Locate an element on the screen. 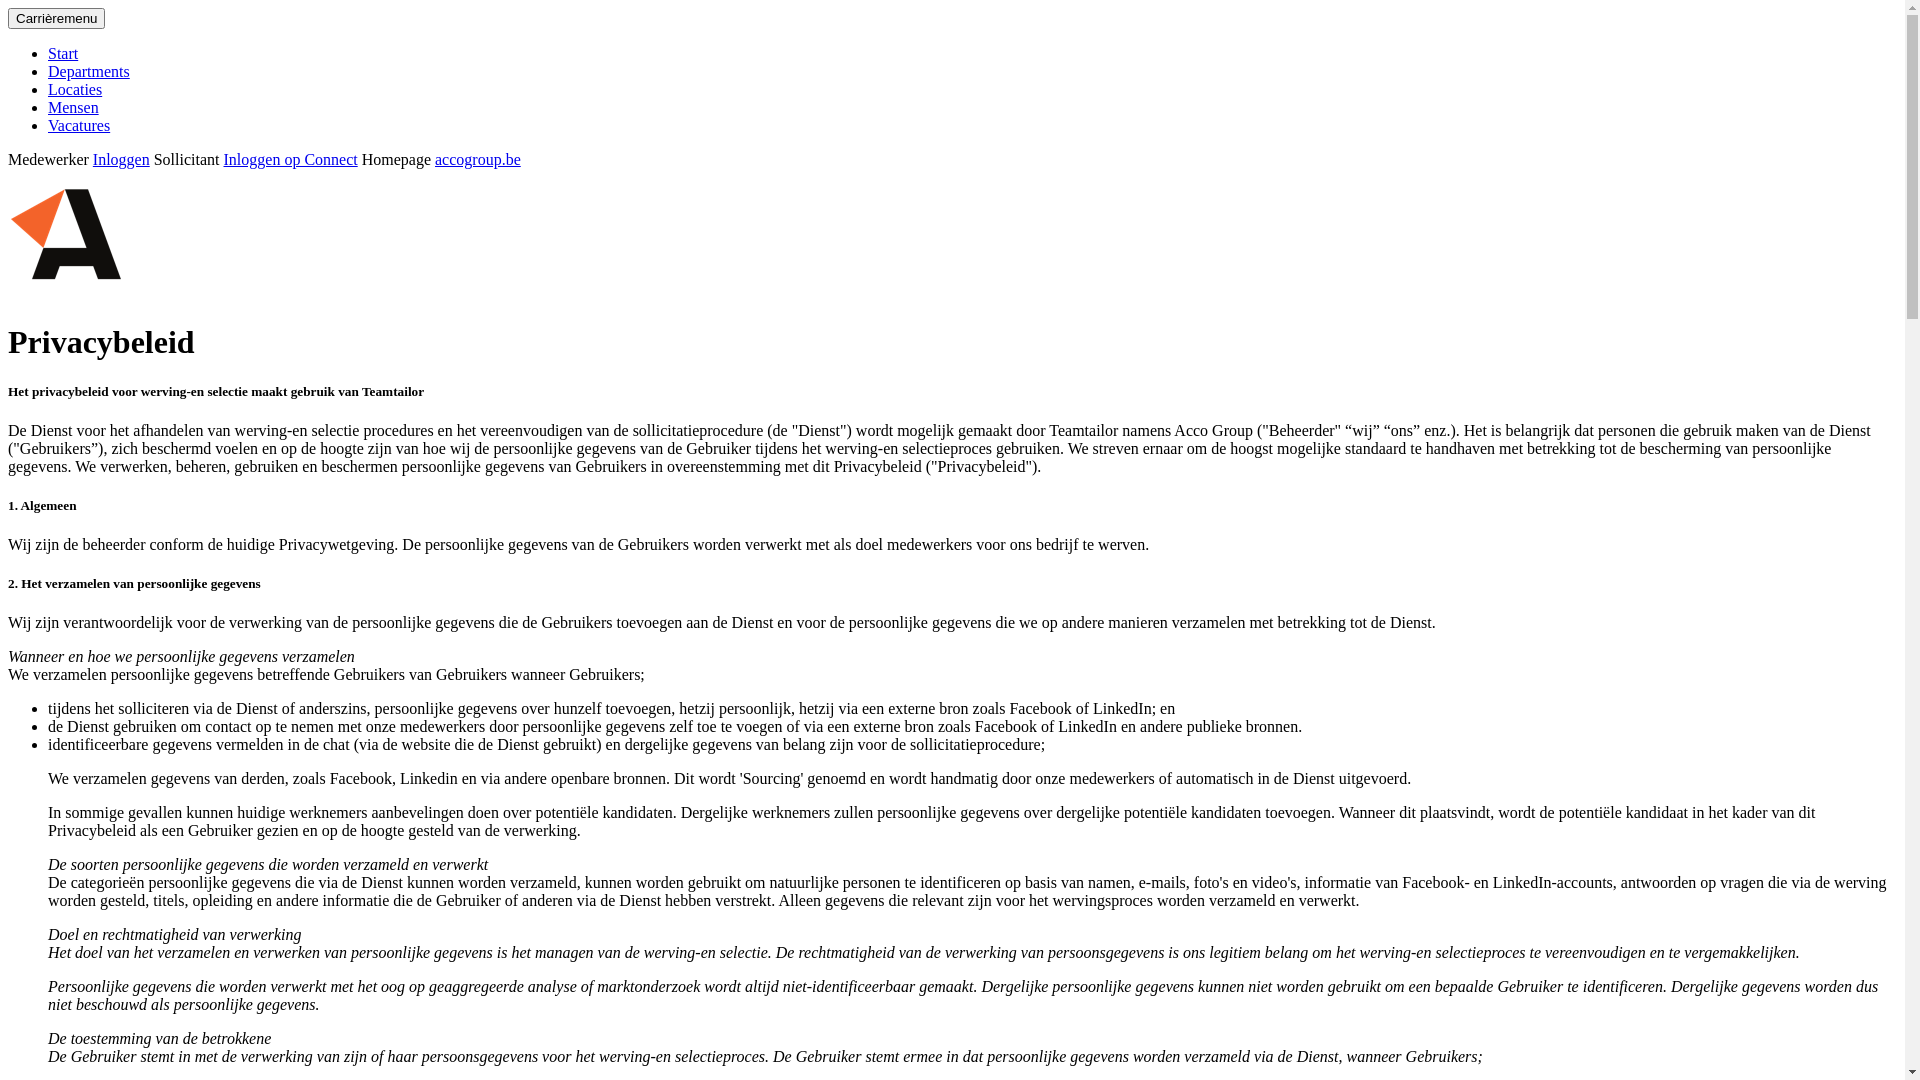 The image size is (1920, 1080). 'Inloggen' is located at coordinates (120, 158).